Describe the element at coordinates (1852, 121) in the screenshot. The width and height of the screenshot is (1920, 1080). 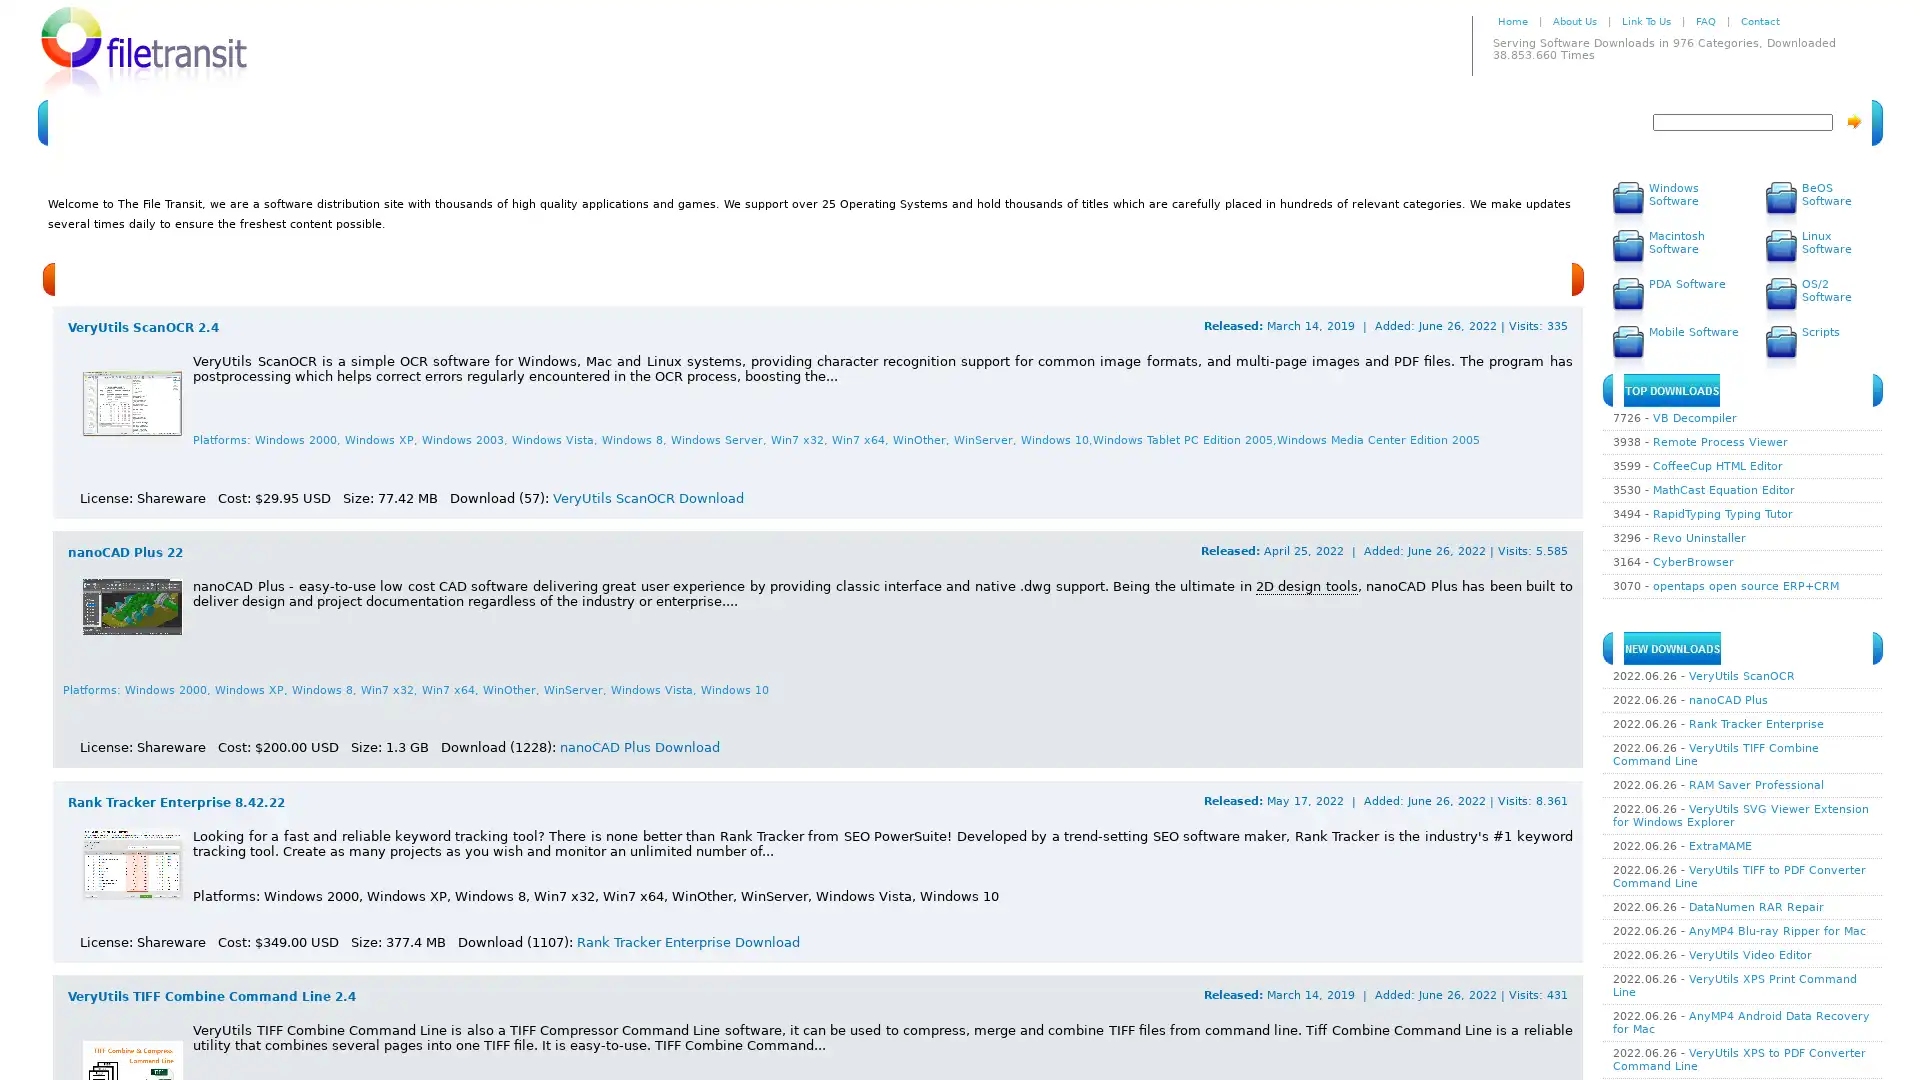
I see `SEARCH` at that location.